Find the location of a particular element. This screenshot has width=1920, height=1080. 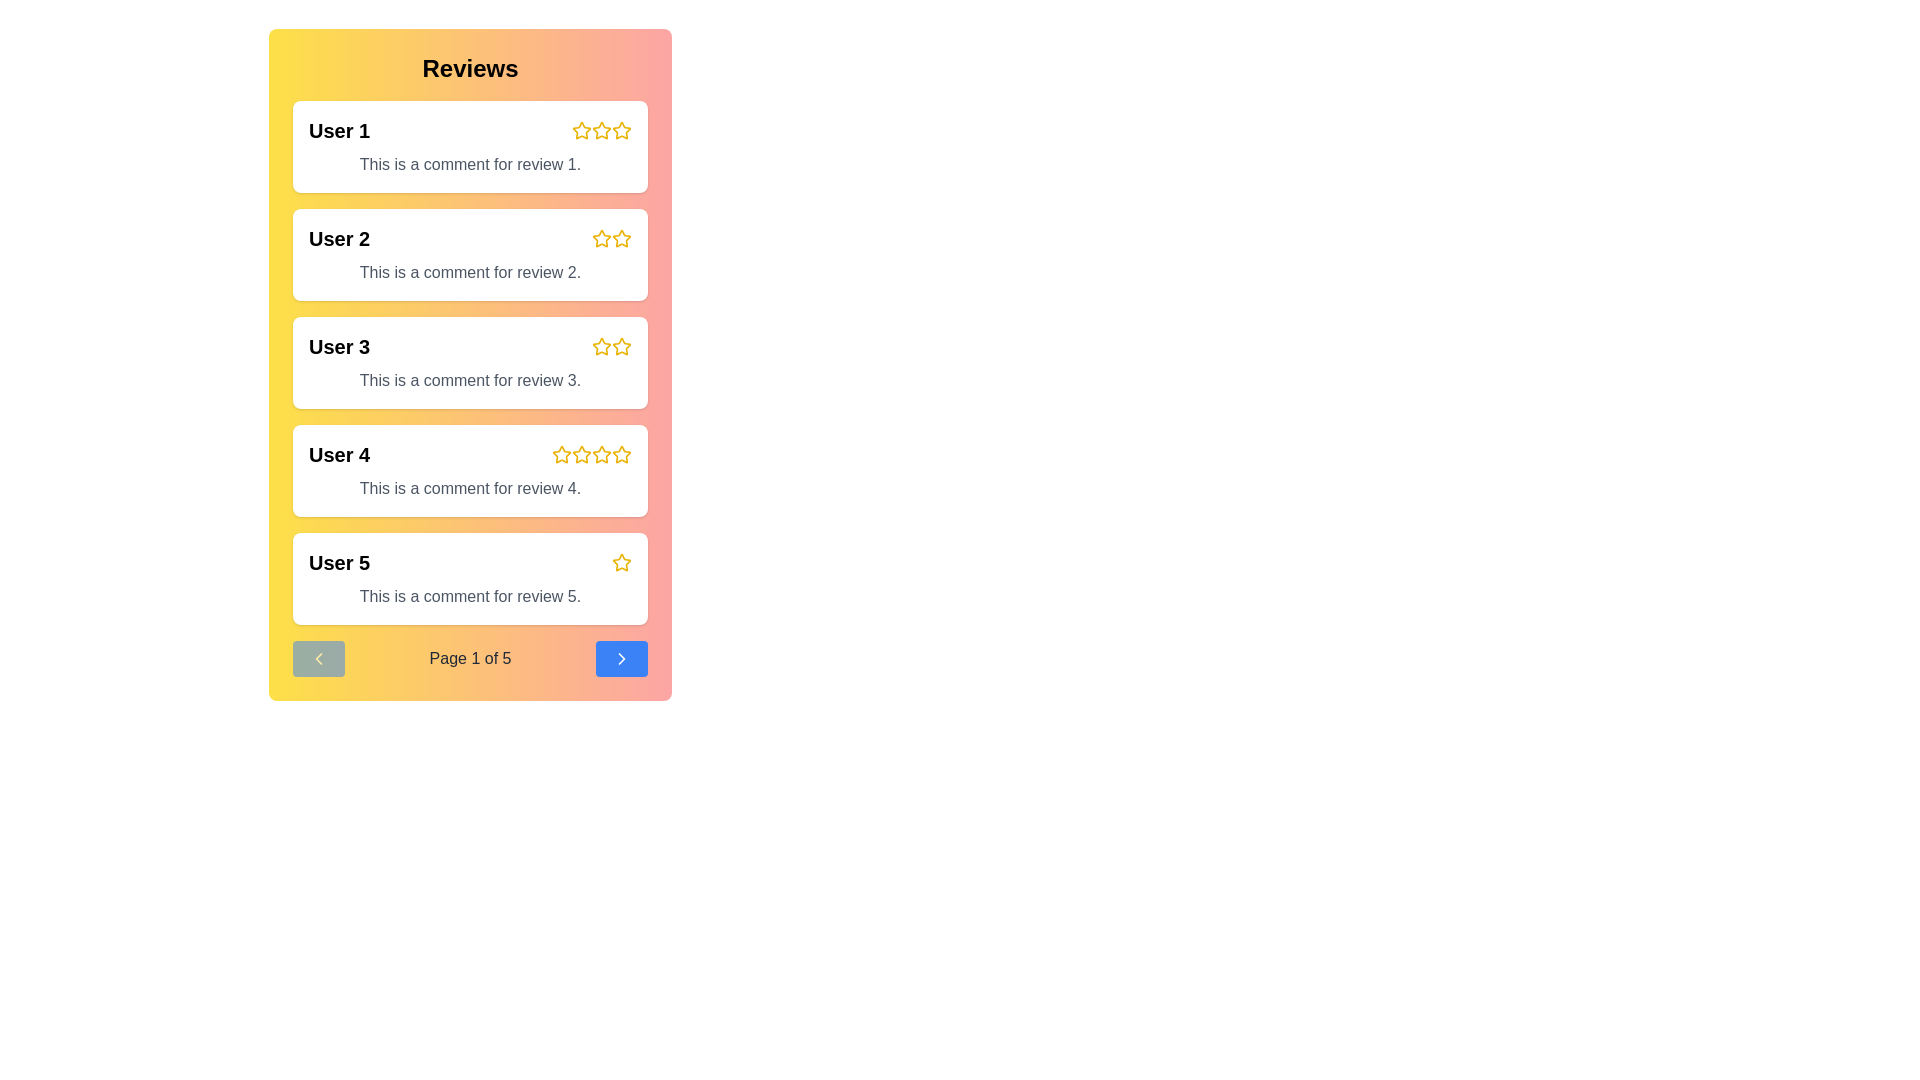

the yellow star-shaped rating icon, which is the fourth star is located at coordinates (619, 454).